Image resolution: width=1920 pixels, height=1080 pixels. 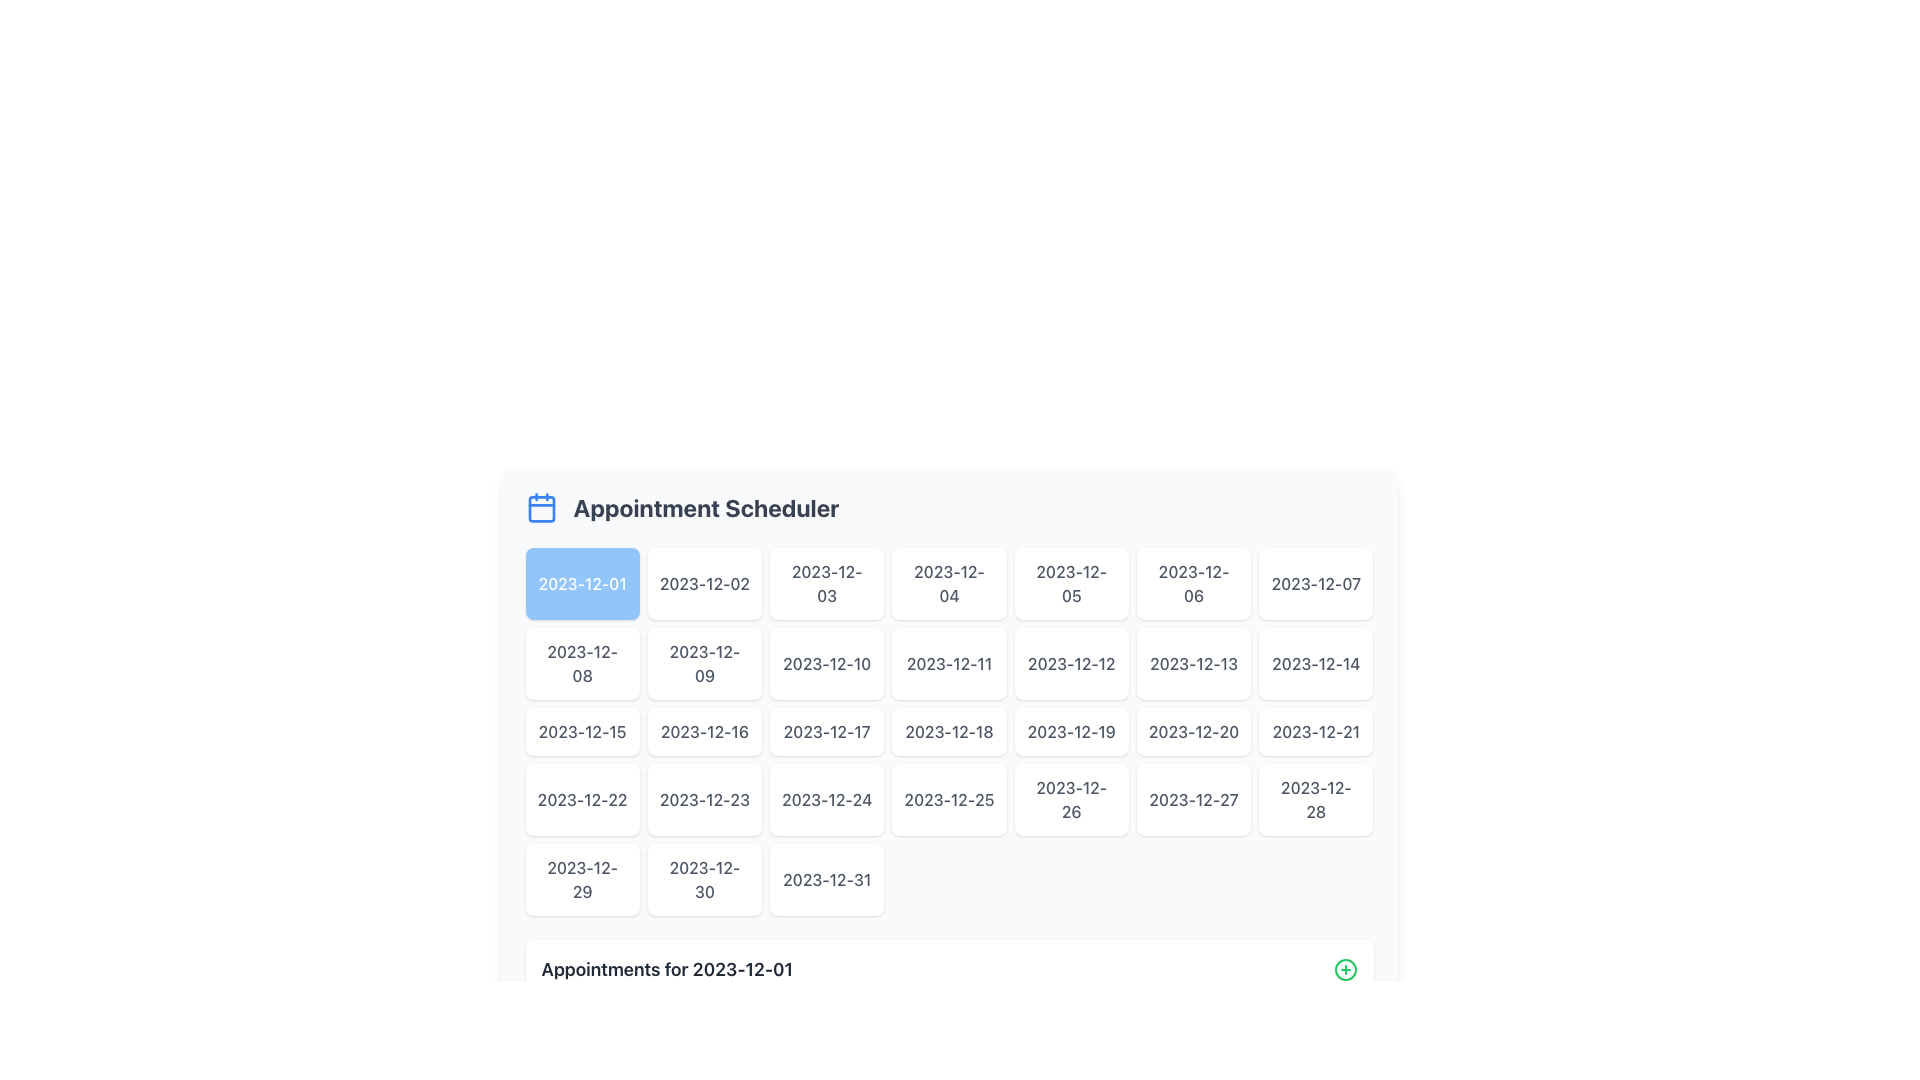 I want to click on the selectable date picker item for the date '2023-12-29' located in the last row and first column of the grid layout, so click(x=581, y=878).